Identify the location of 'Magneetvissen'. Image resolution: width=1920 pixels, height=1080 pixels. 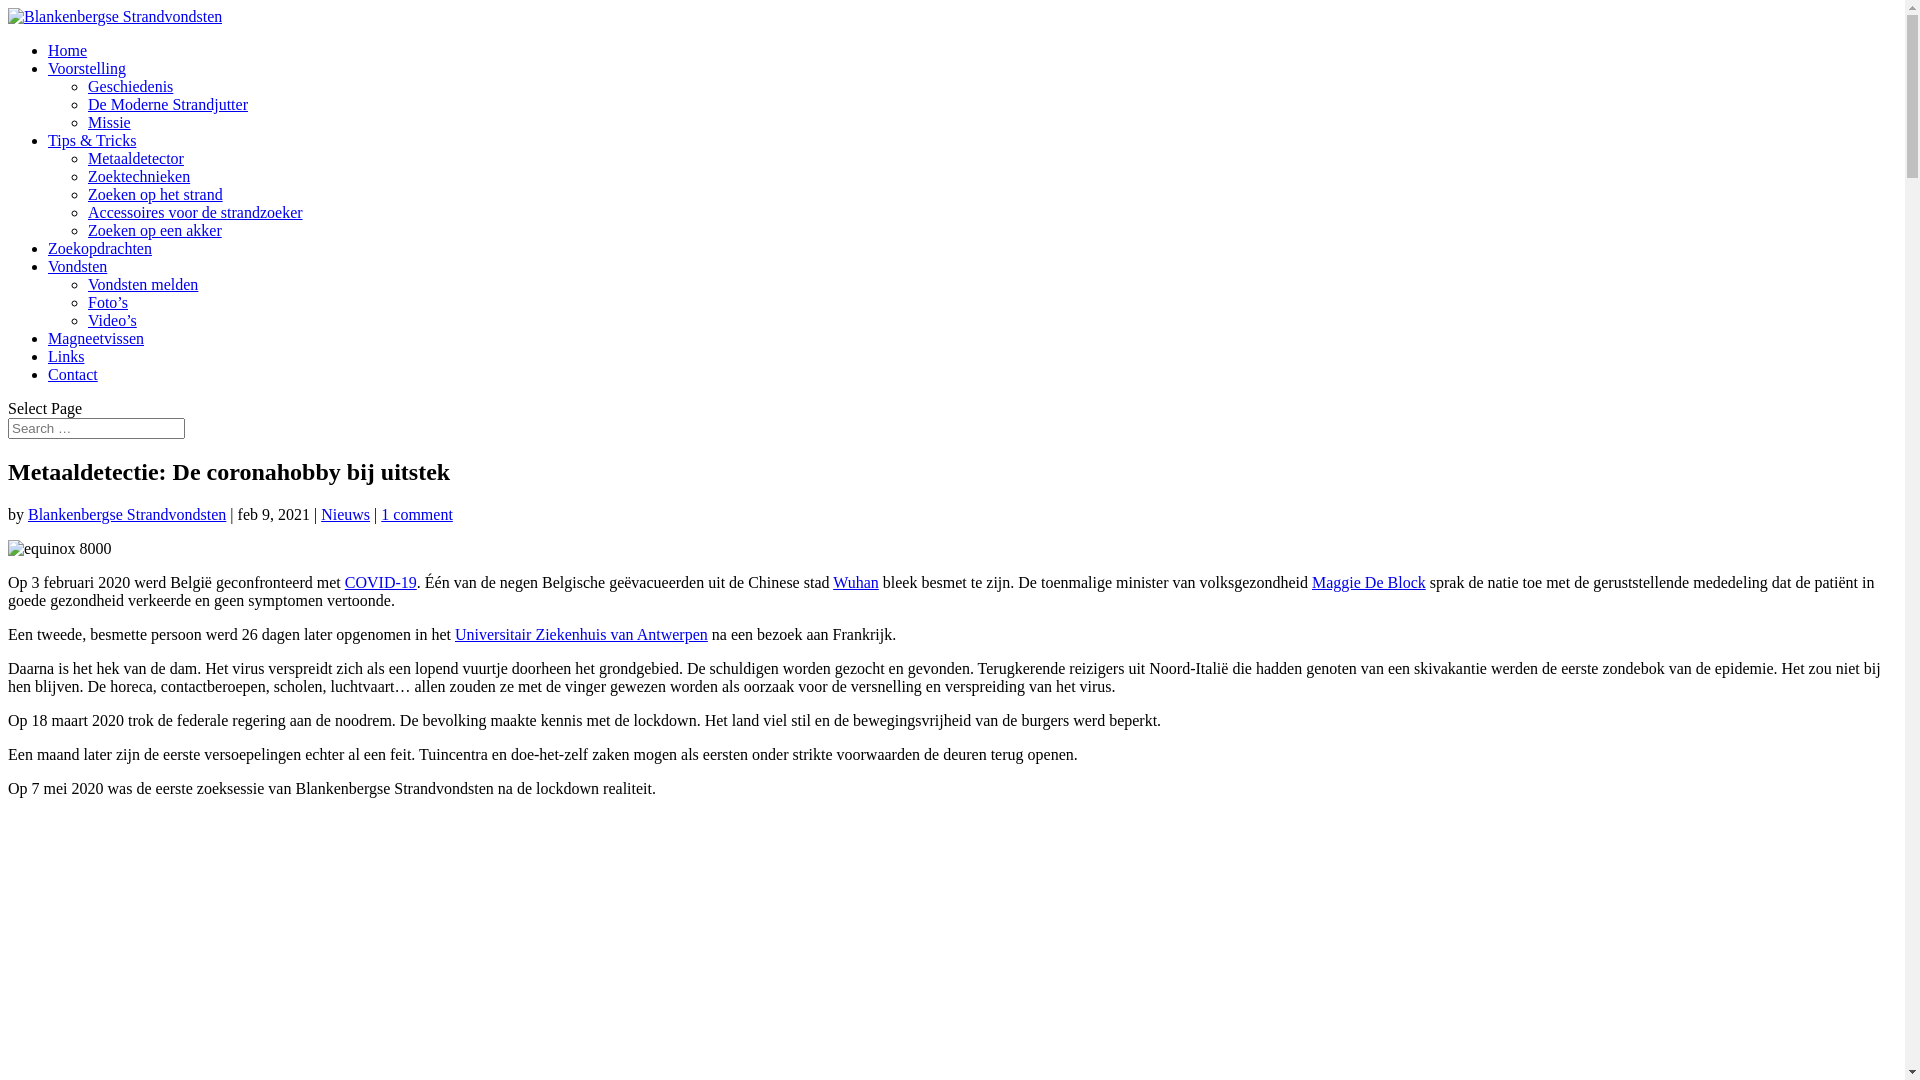
(95, 337).